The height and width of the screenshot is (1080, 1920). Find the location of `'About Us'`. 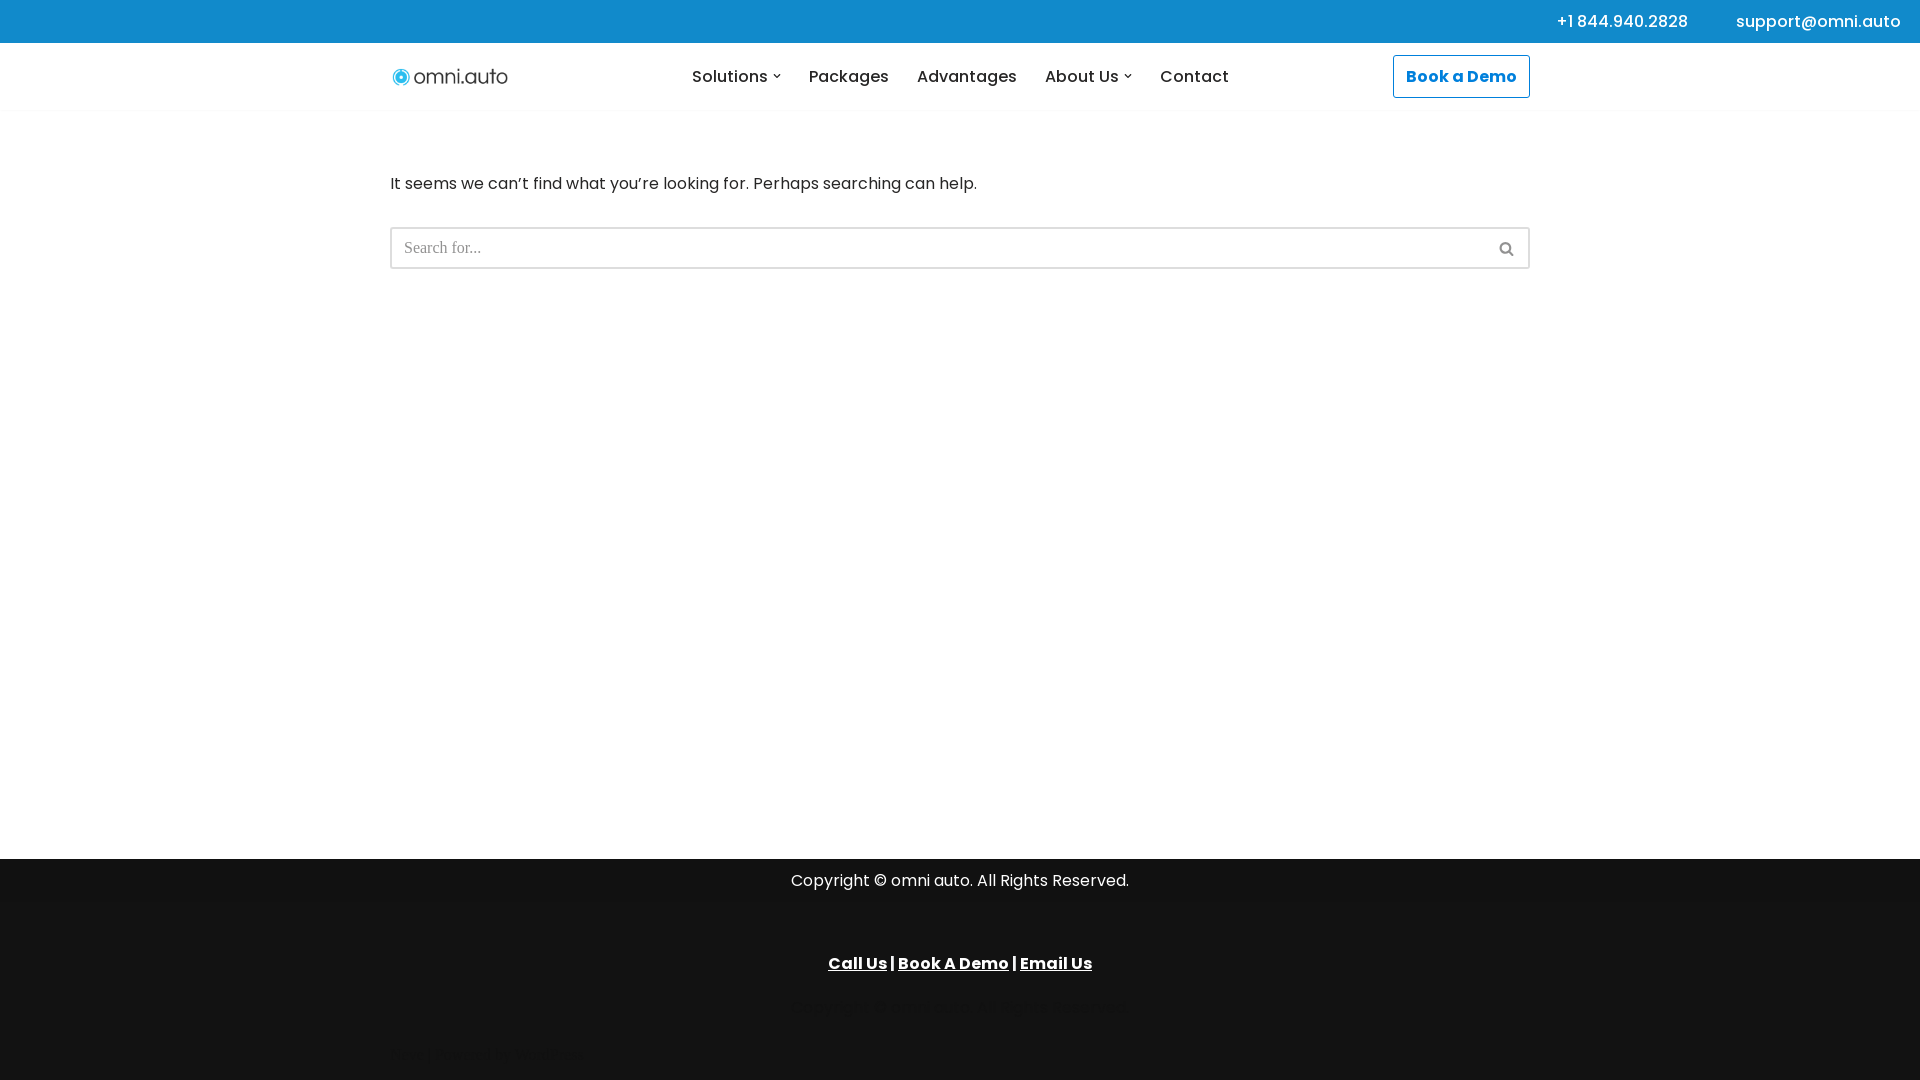

'About Us' is located at coordinates (1042, 75).